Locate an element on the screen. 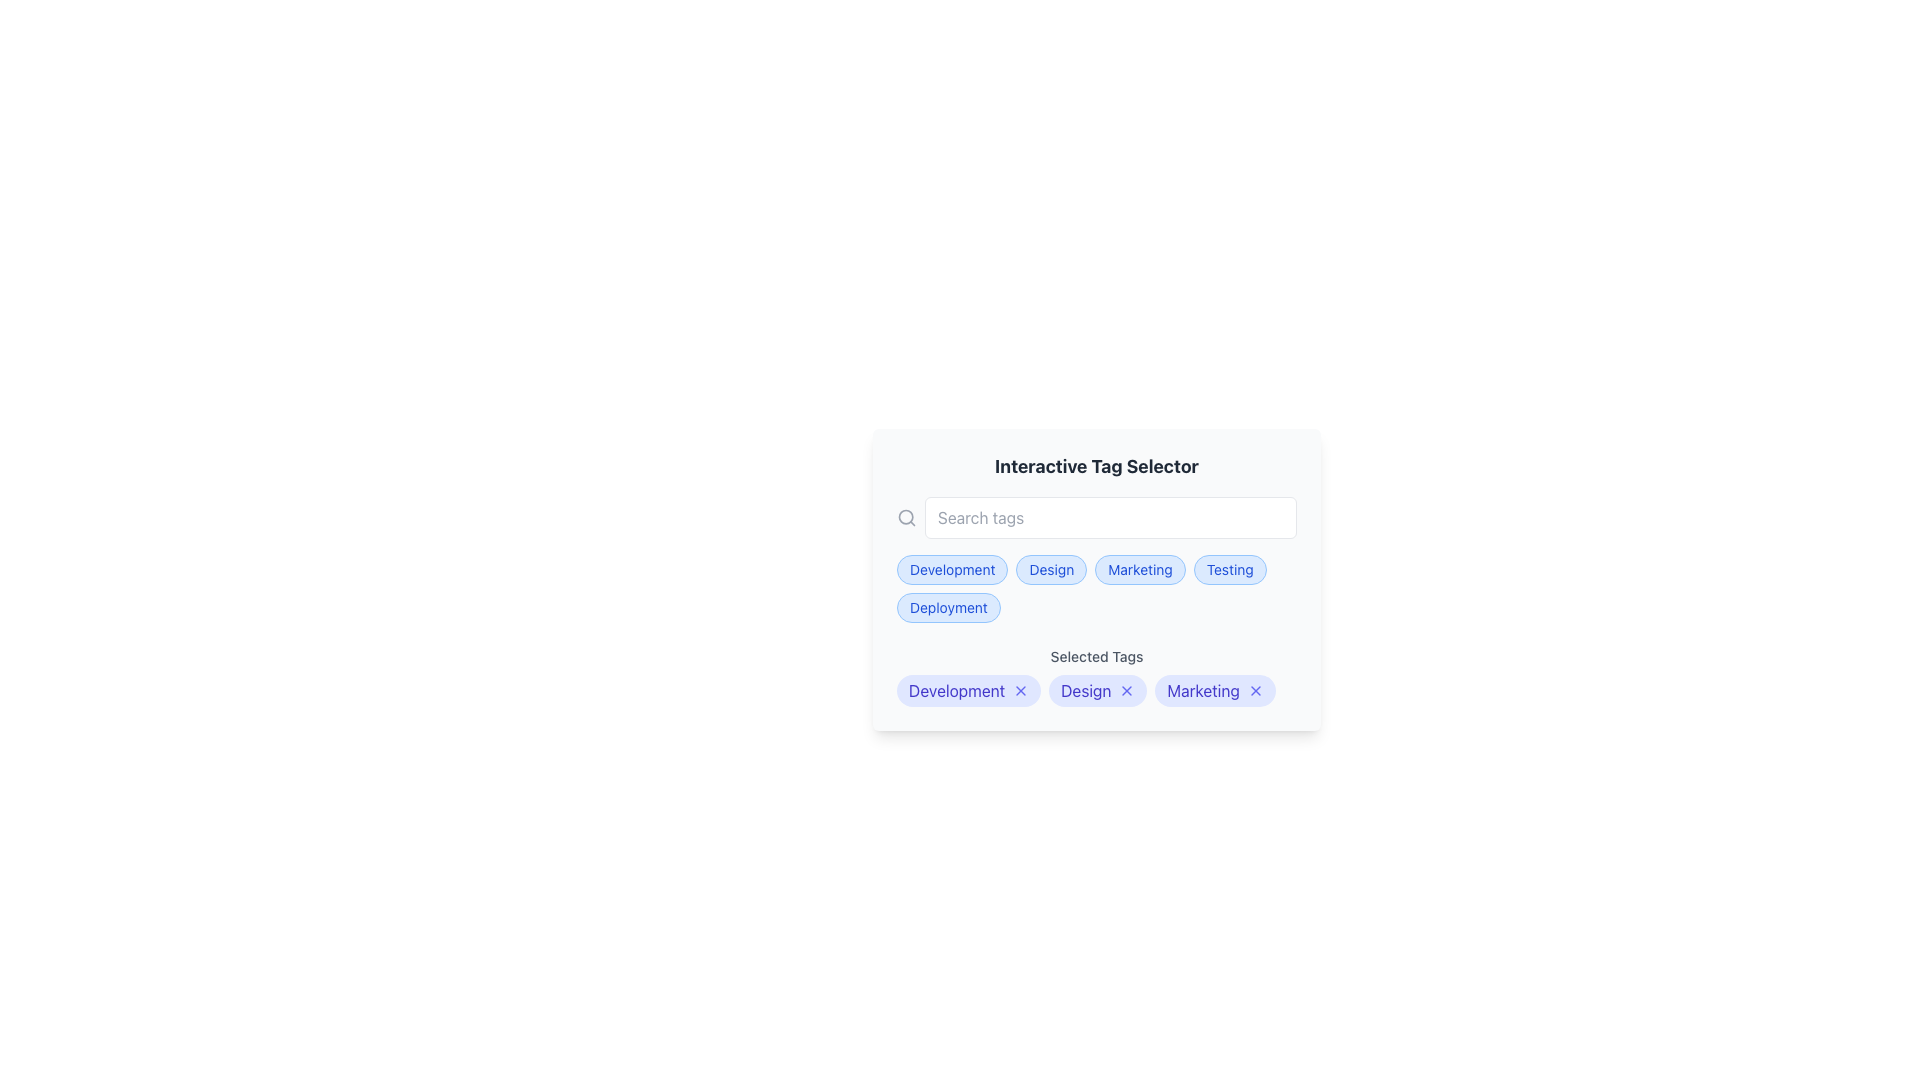 Image resolution: width=1920 pixels, height=1080 pixels. the 'Design' button, which has a light blue background and is located between the 'Development' and 'Marketing' tags in a horizontal row of buttons is located at coordinates (1050, 570).